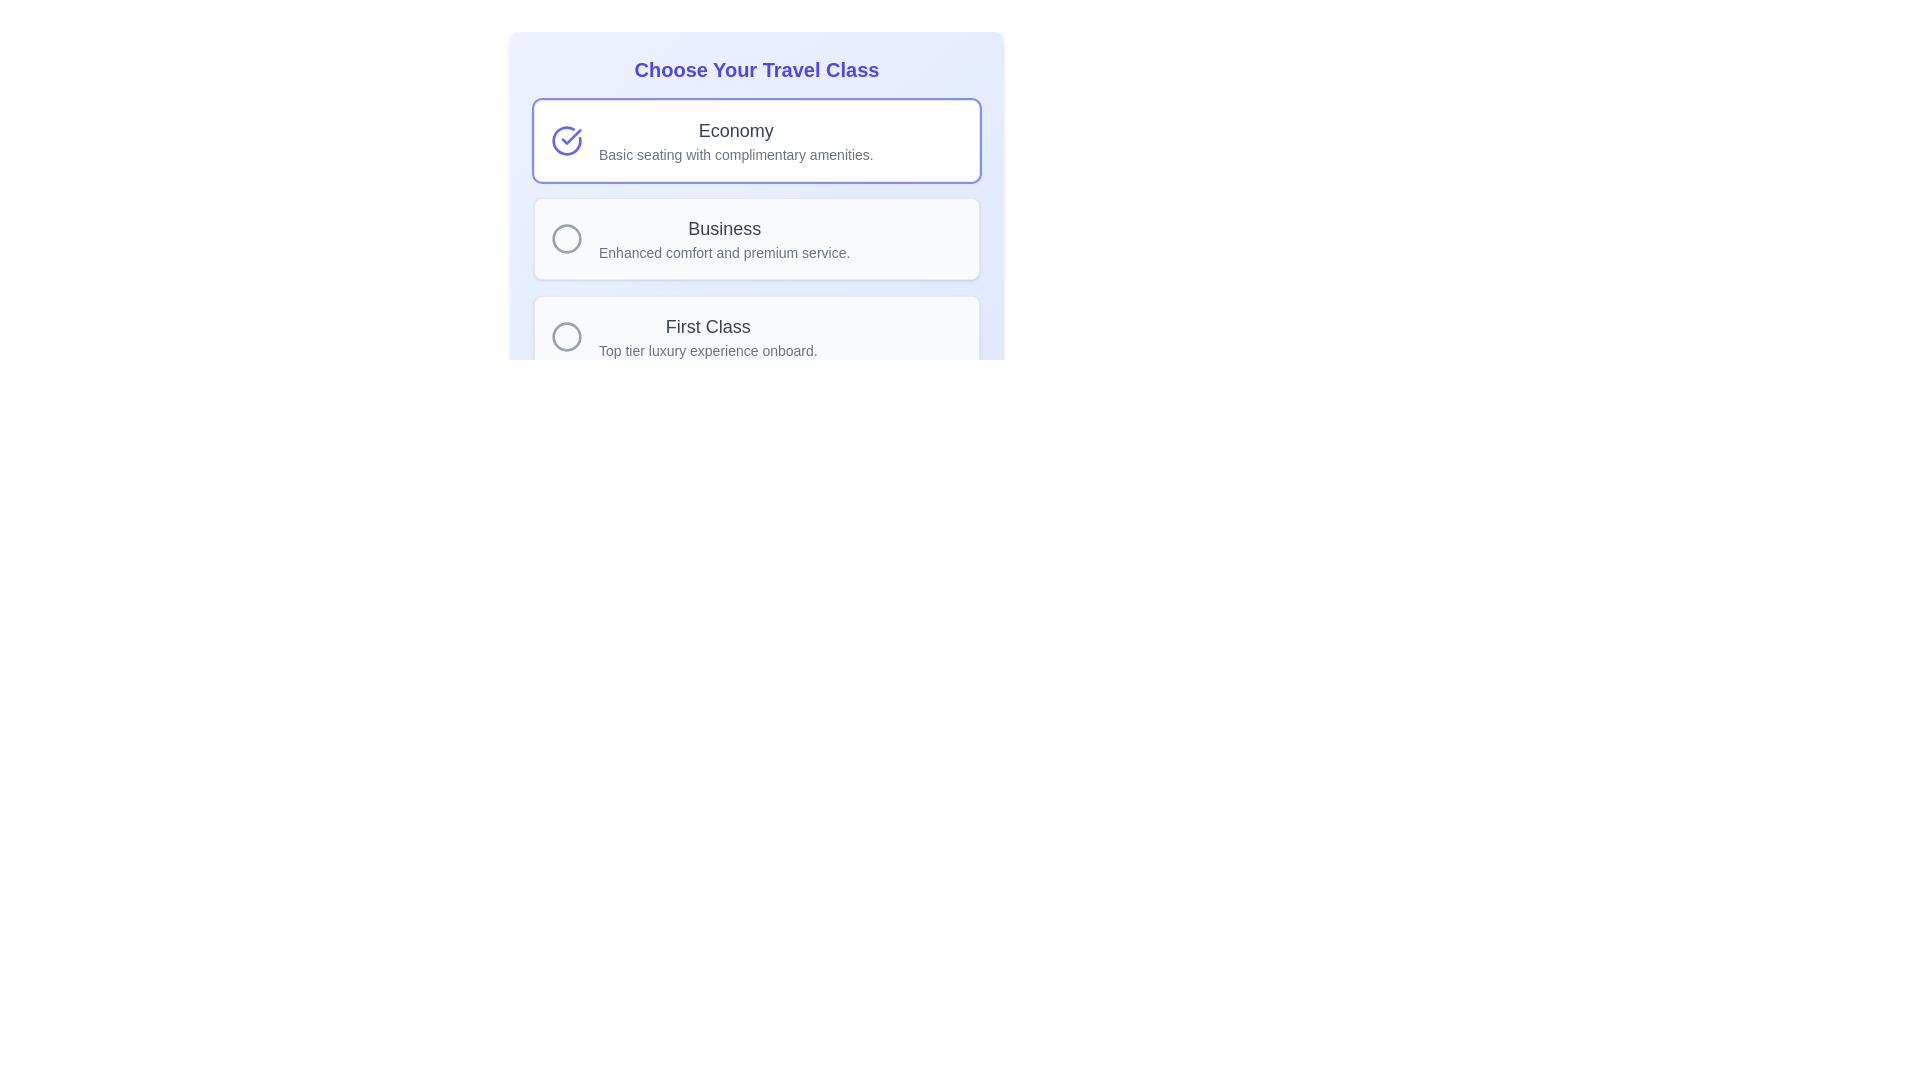 This screenshot has height=1080, width=1920. Describe the element at coordinates (565, 140) in the screenshot. I see `the circular icon with a checkmark, styled in a gradient blue color, located at the beginning of the 'Economy' travel class option` at that location.